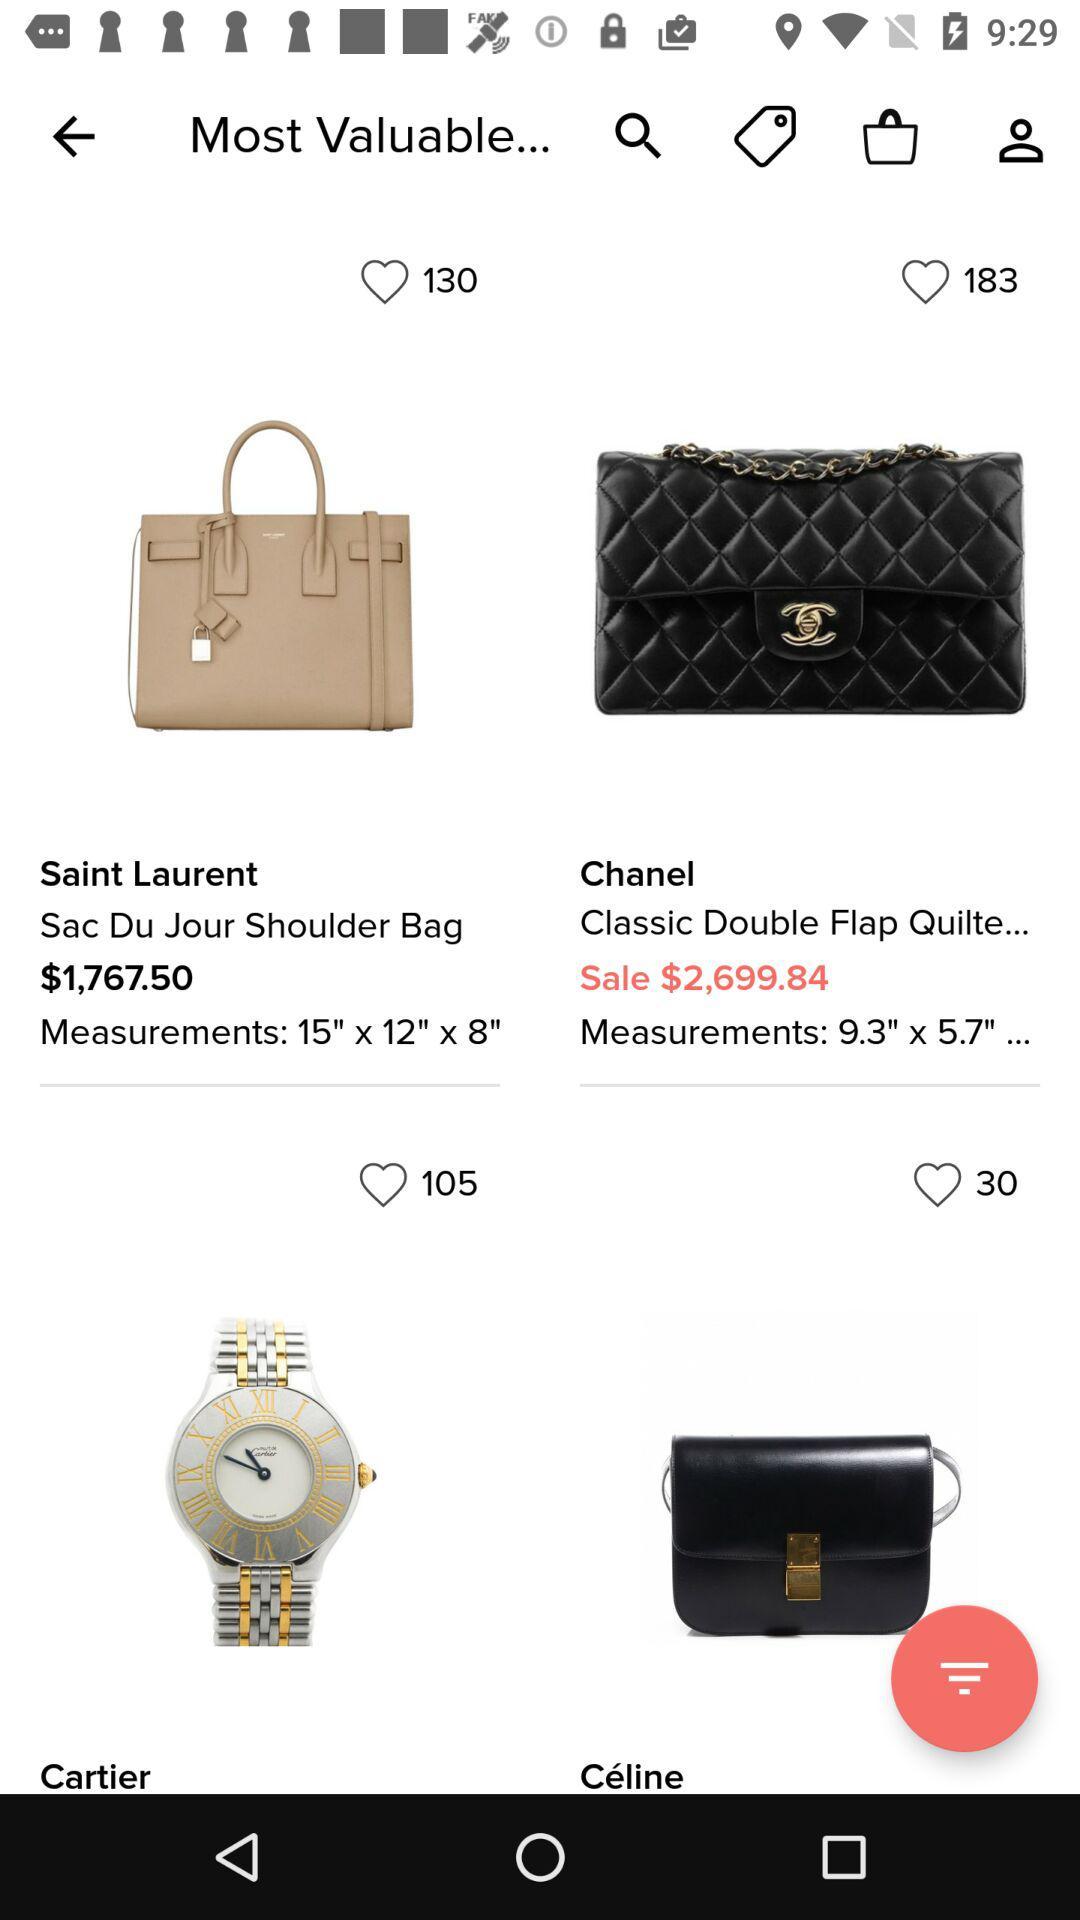  I want to click on 105 item, so click(417, 1184).